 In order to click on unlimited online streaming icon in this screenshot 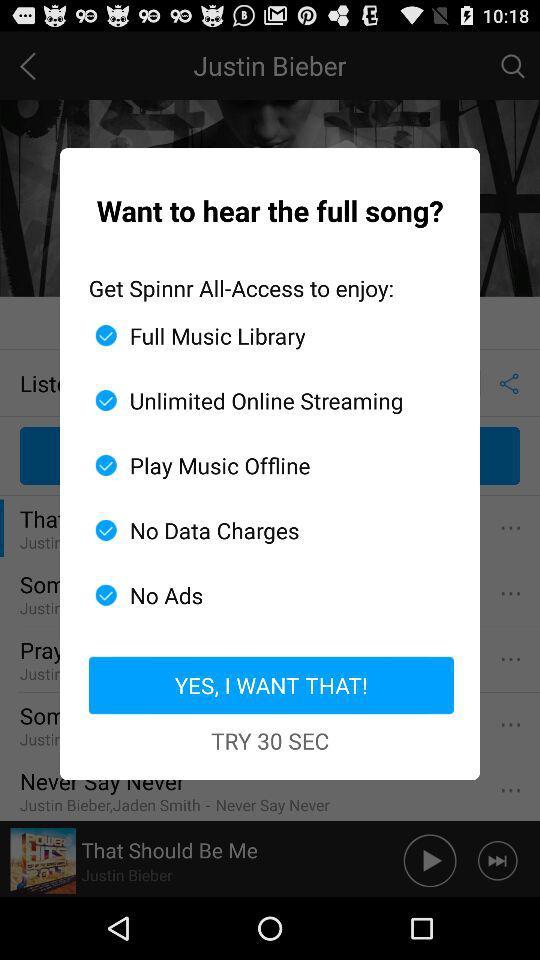, I will do `click(262, 399)`.